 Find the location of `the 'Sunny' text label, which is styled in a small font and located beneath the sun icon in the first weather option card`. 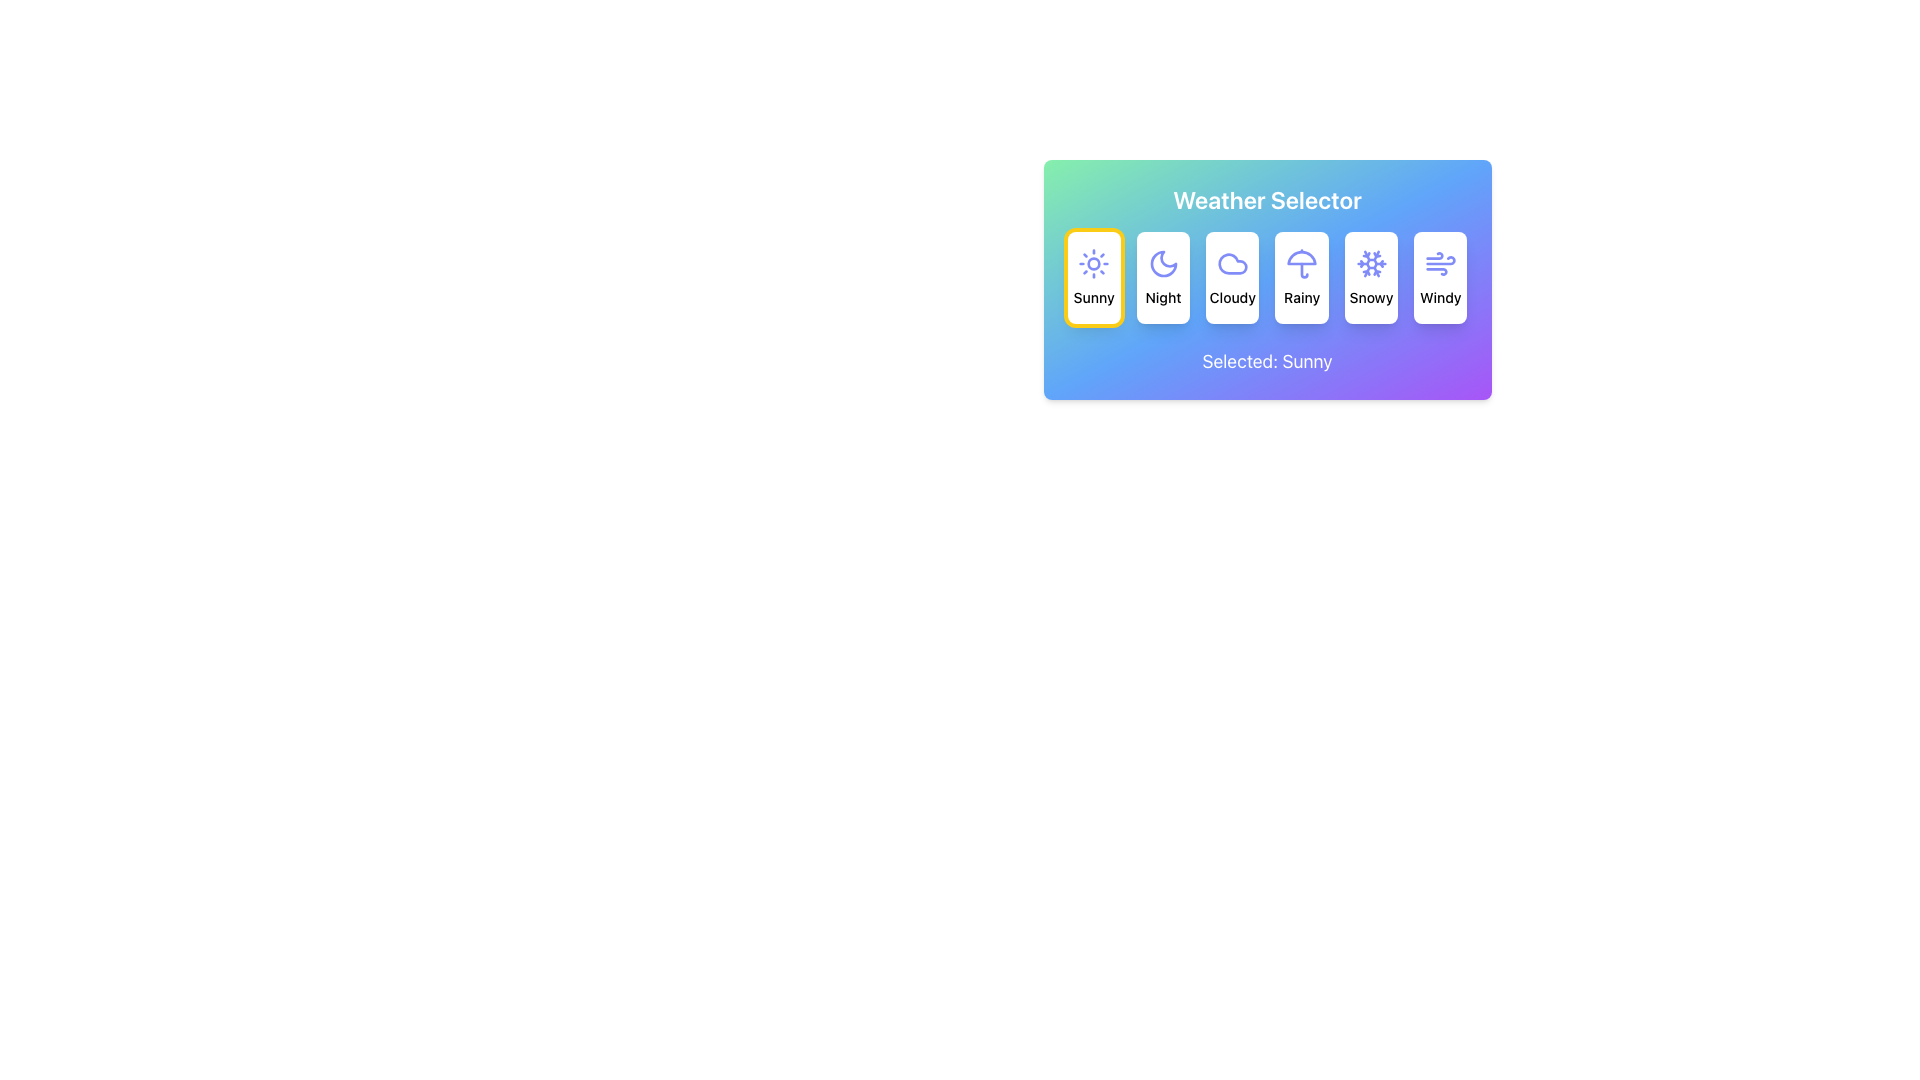

the 'Sunny' text label, which is styled in a small font and located beneath the sun icon in the first weather option card is located at coordinates (1093, 297).